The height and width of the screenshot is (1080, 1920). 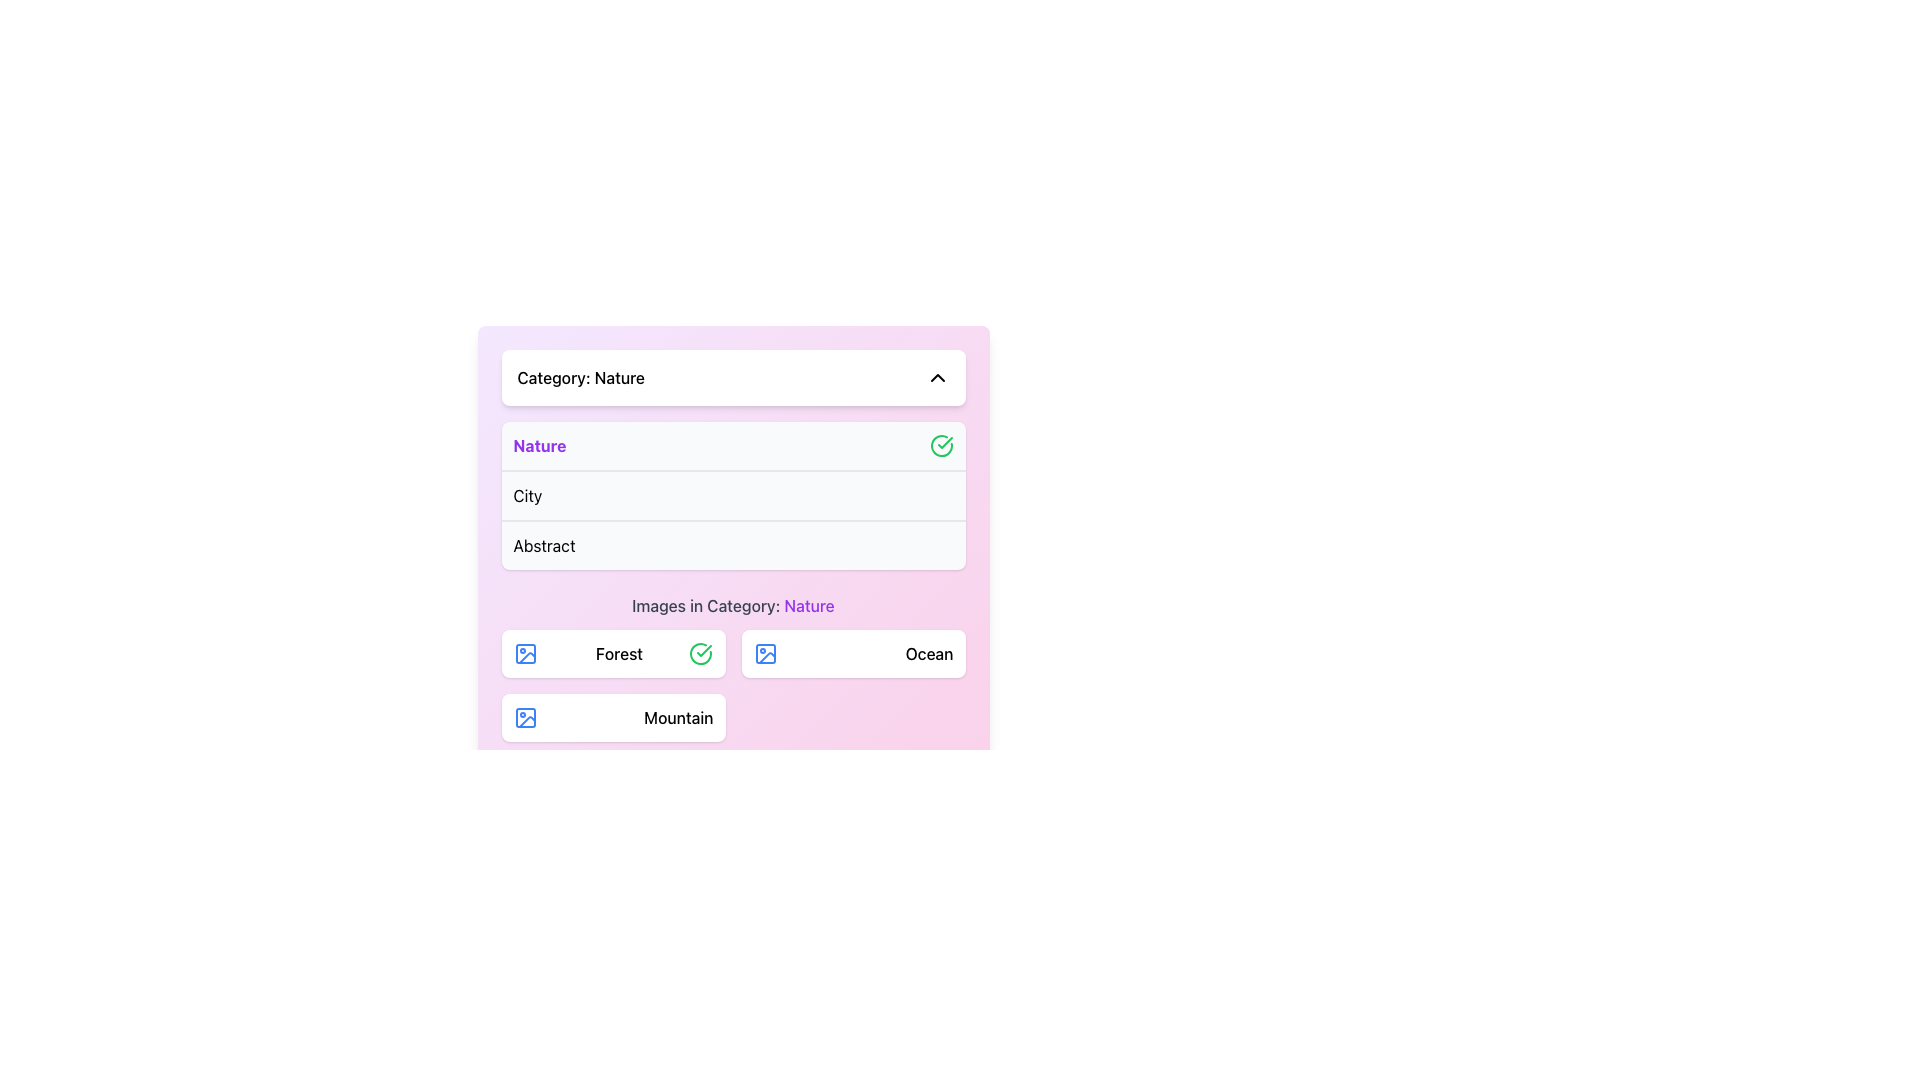 I want to click on the circular graphical icon indicating the selection status of the 'Forest' category in the 'Images in Category: Nature' section, so click(x=940, y=445).